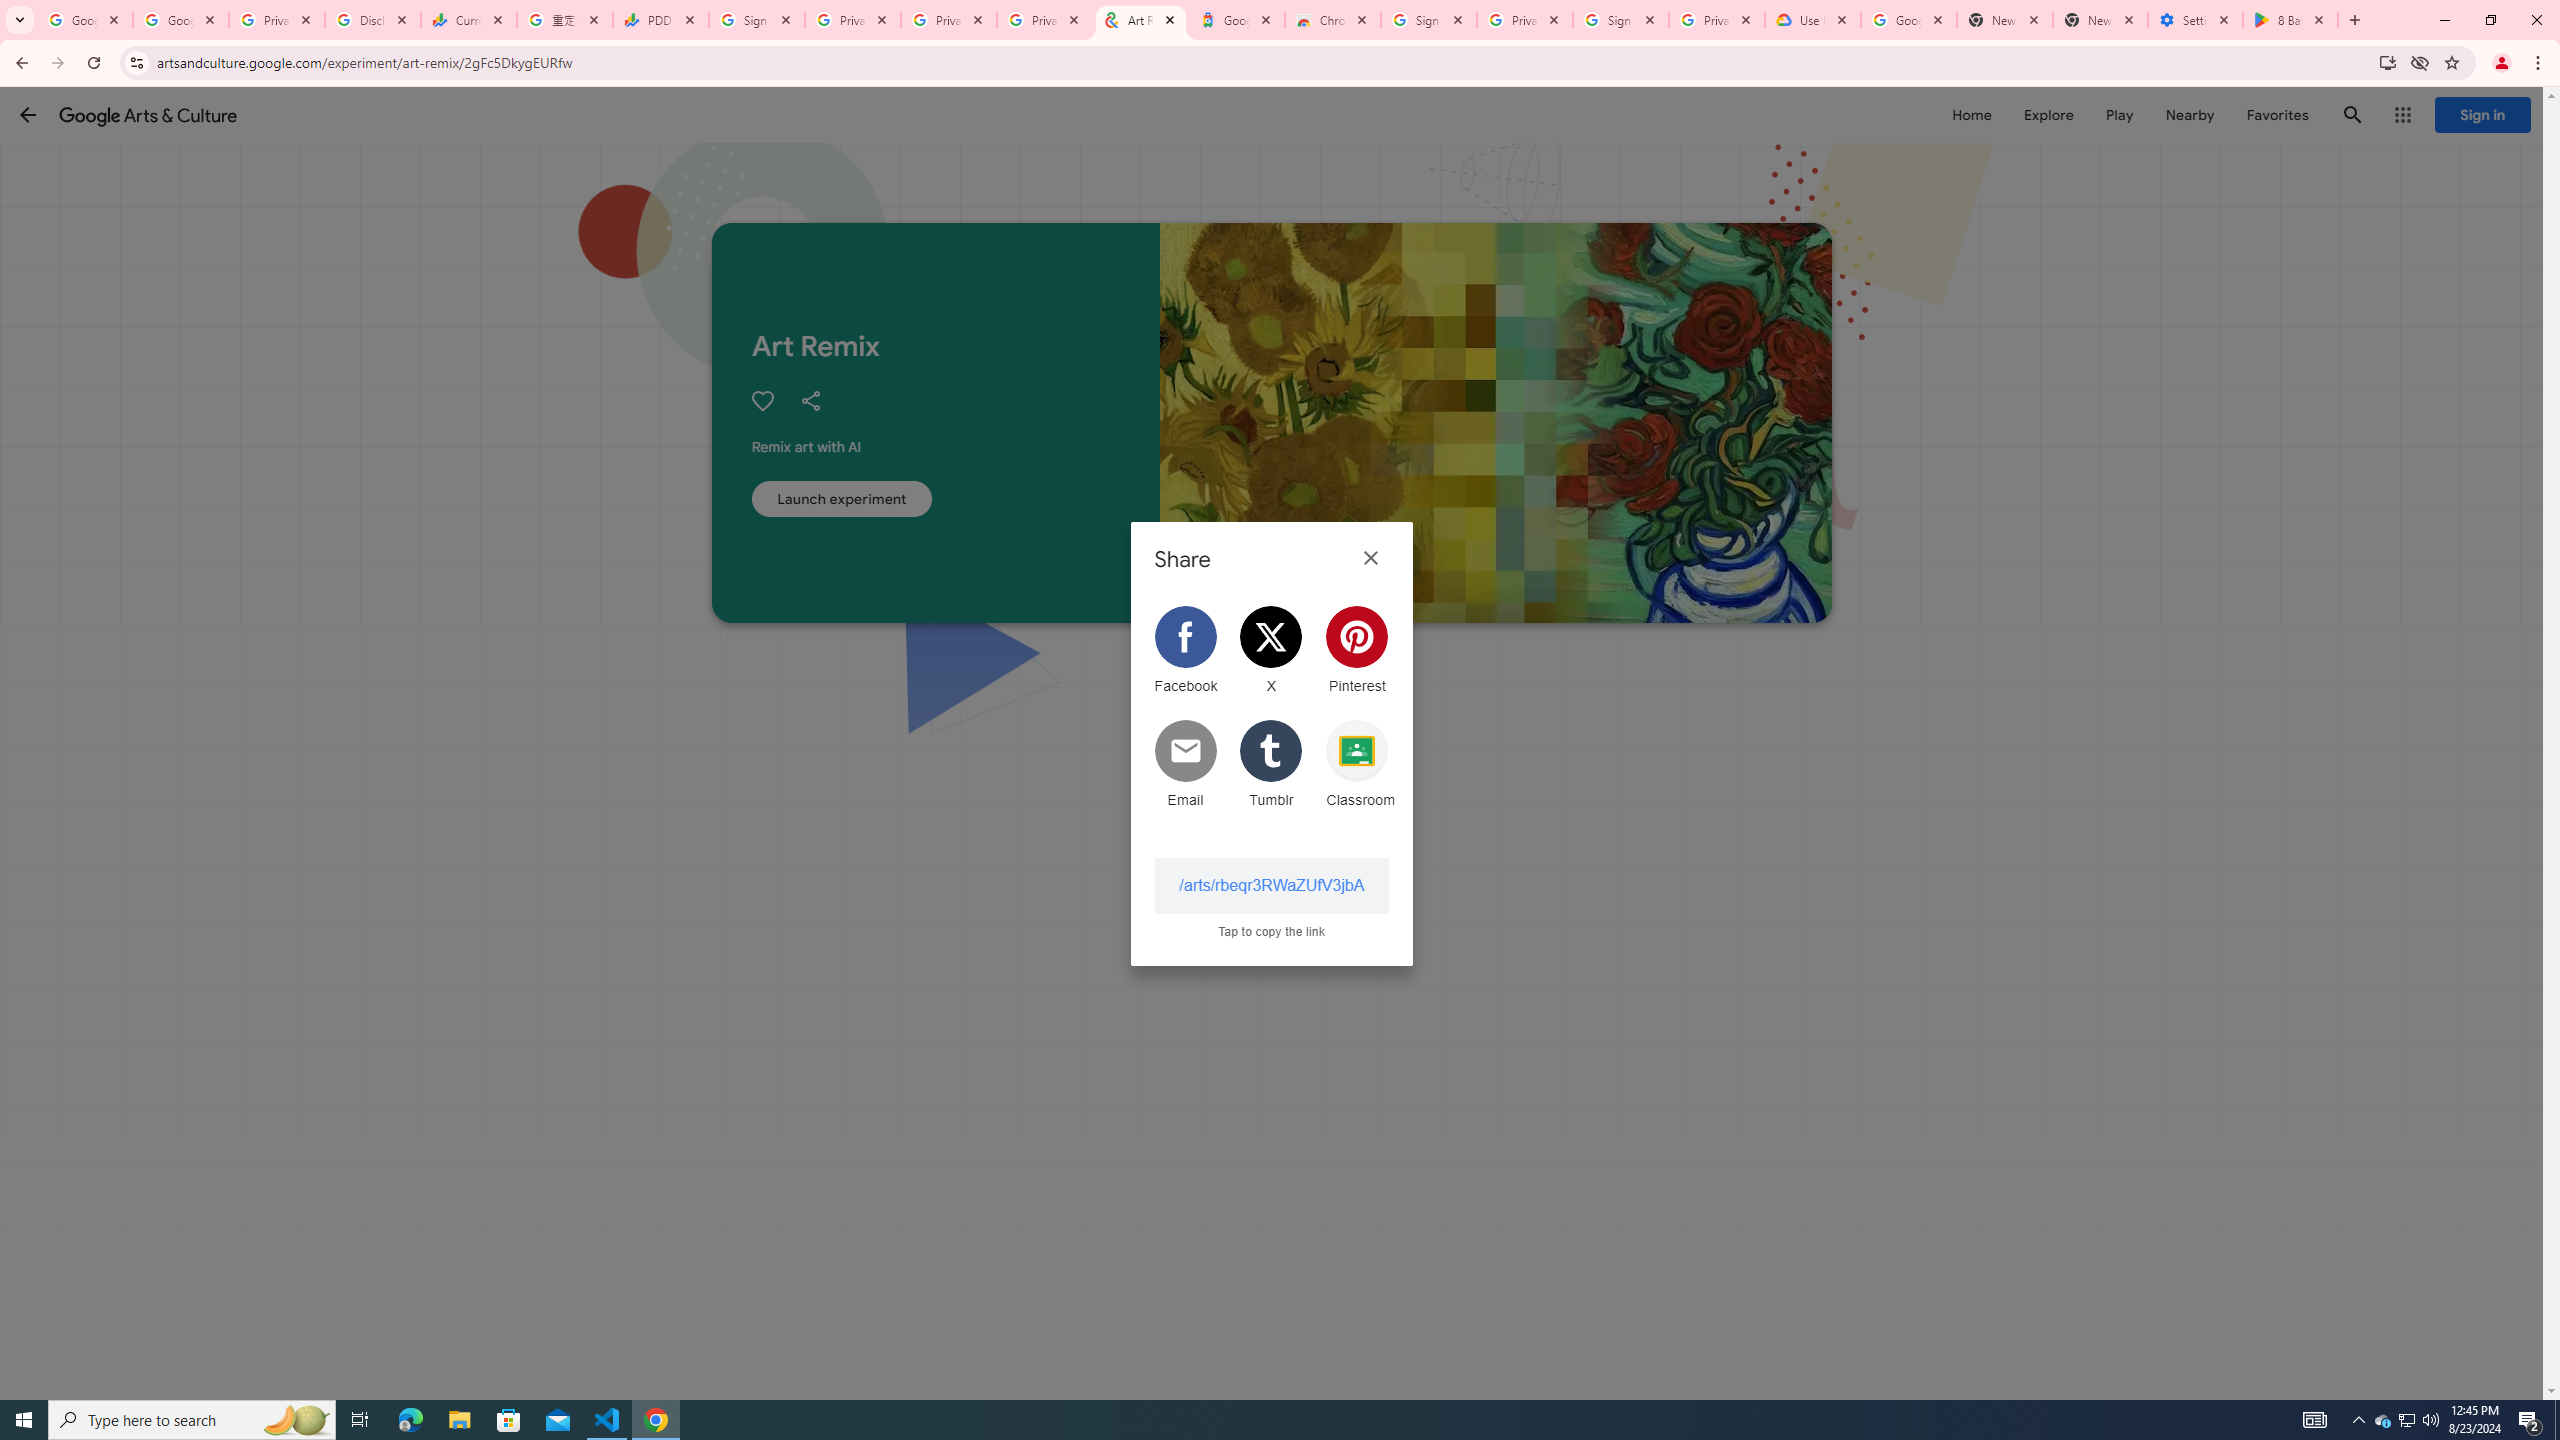  What do you see at coordinates (947, 19) in the screenshot?
I see `'Privacy Checkup'` at bounding box center [947, 19].